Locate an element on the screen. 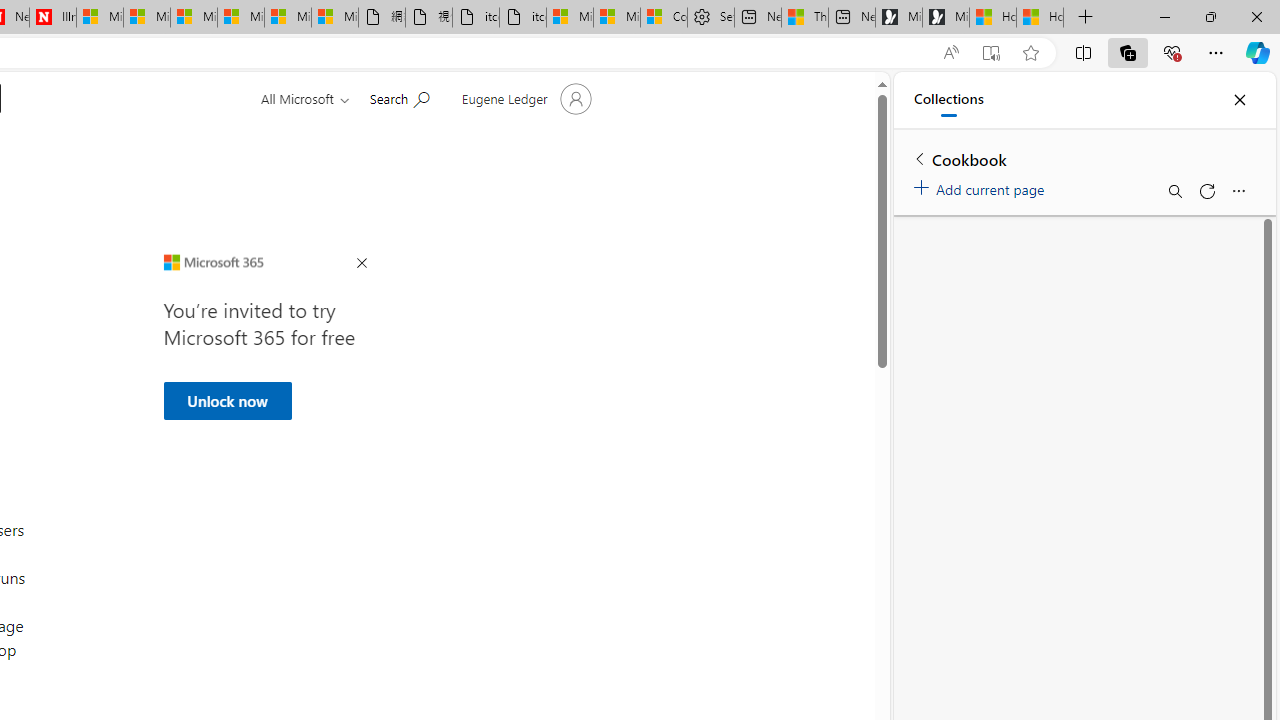  'Unlock now' is located at coordinates (227, 400).